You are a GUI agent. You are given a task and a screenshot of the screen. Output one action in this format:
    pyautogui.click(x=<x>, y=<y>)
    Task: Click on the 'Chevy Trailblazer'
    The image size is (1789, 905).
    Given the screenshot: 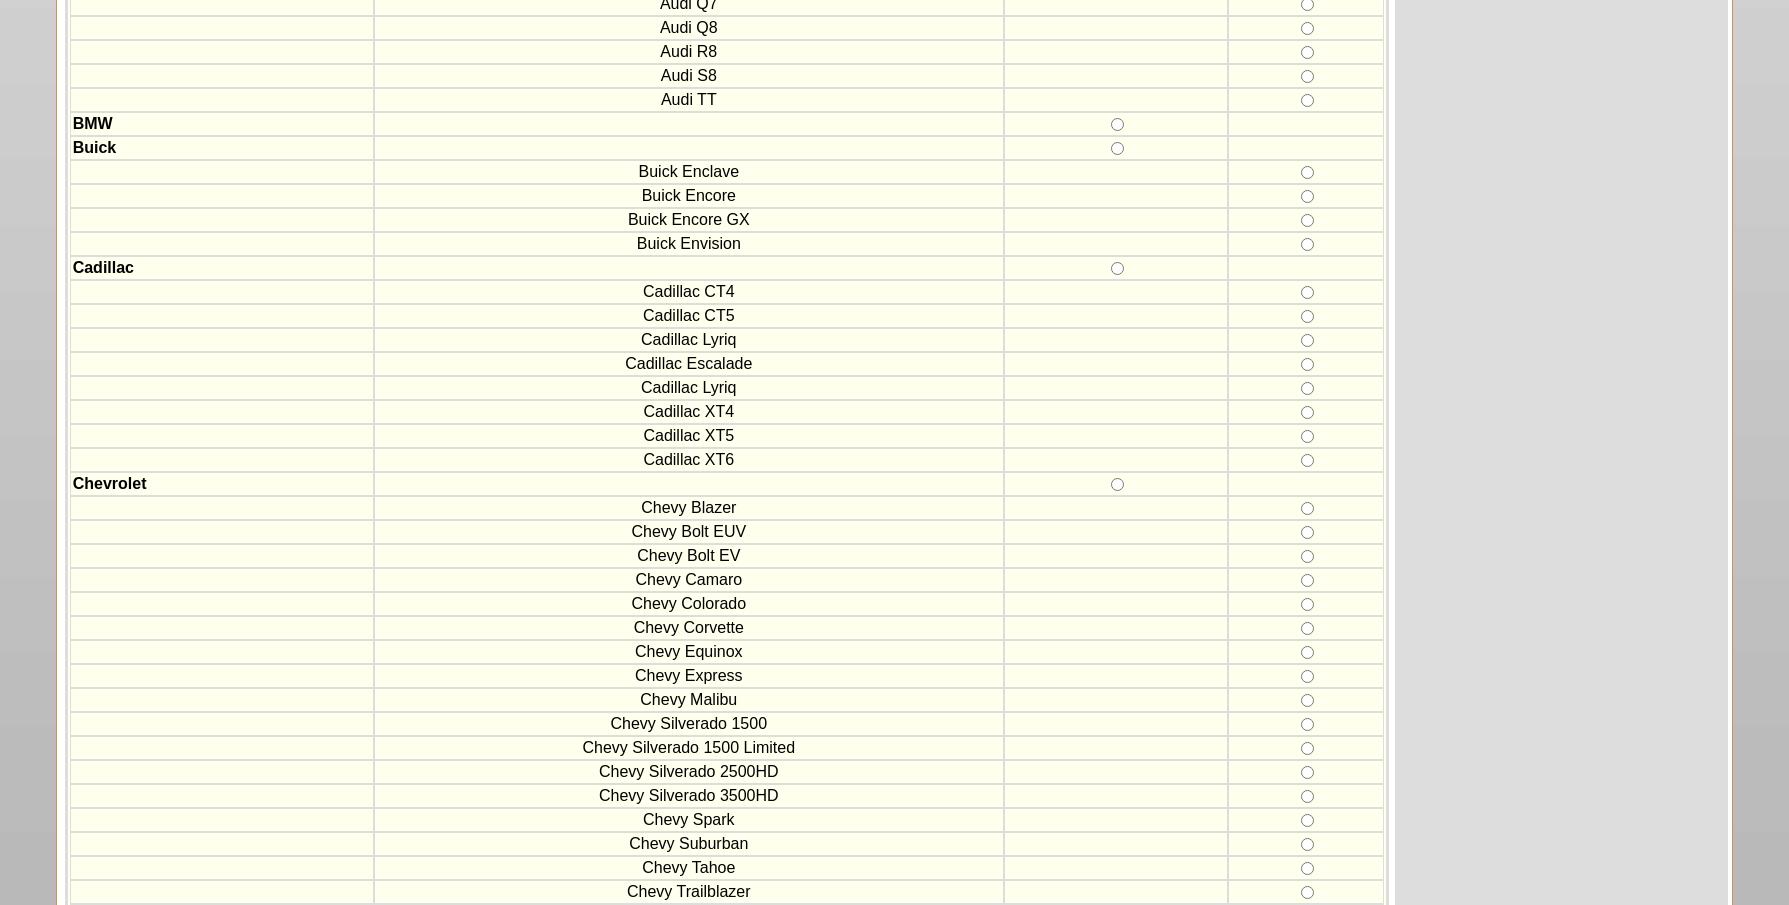 What is the action you would take?
    pyautogui.click(x=688, y=891)
    